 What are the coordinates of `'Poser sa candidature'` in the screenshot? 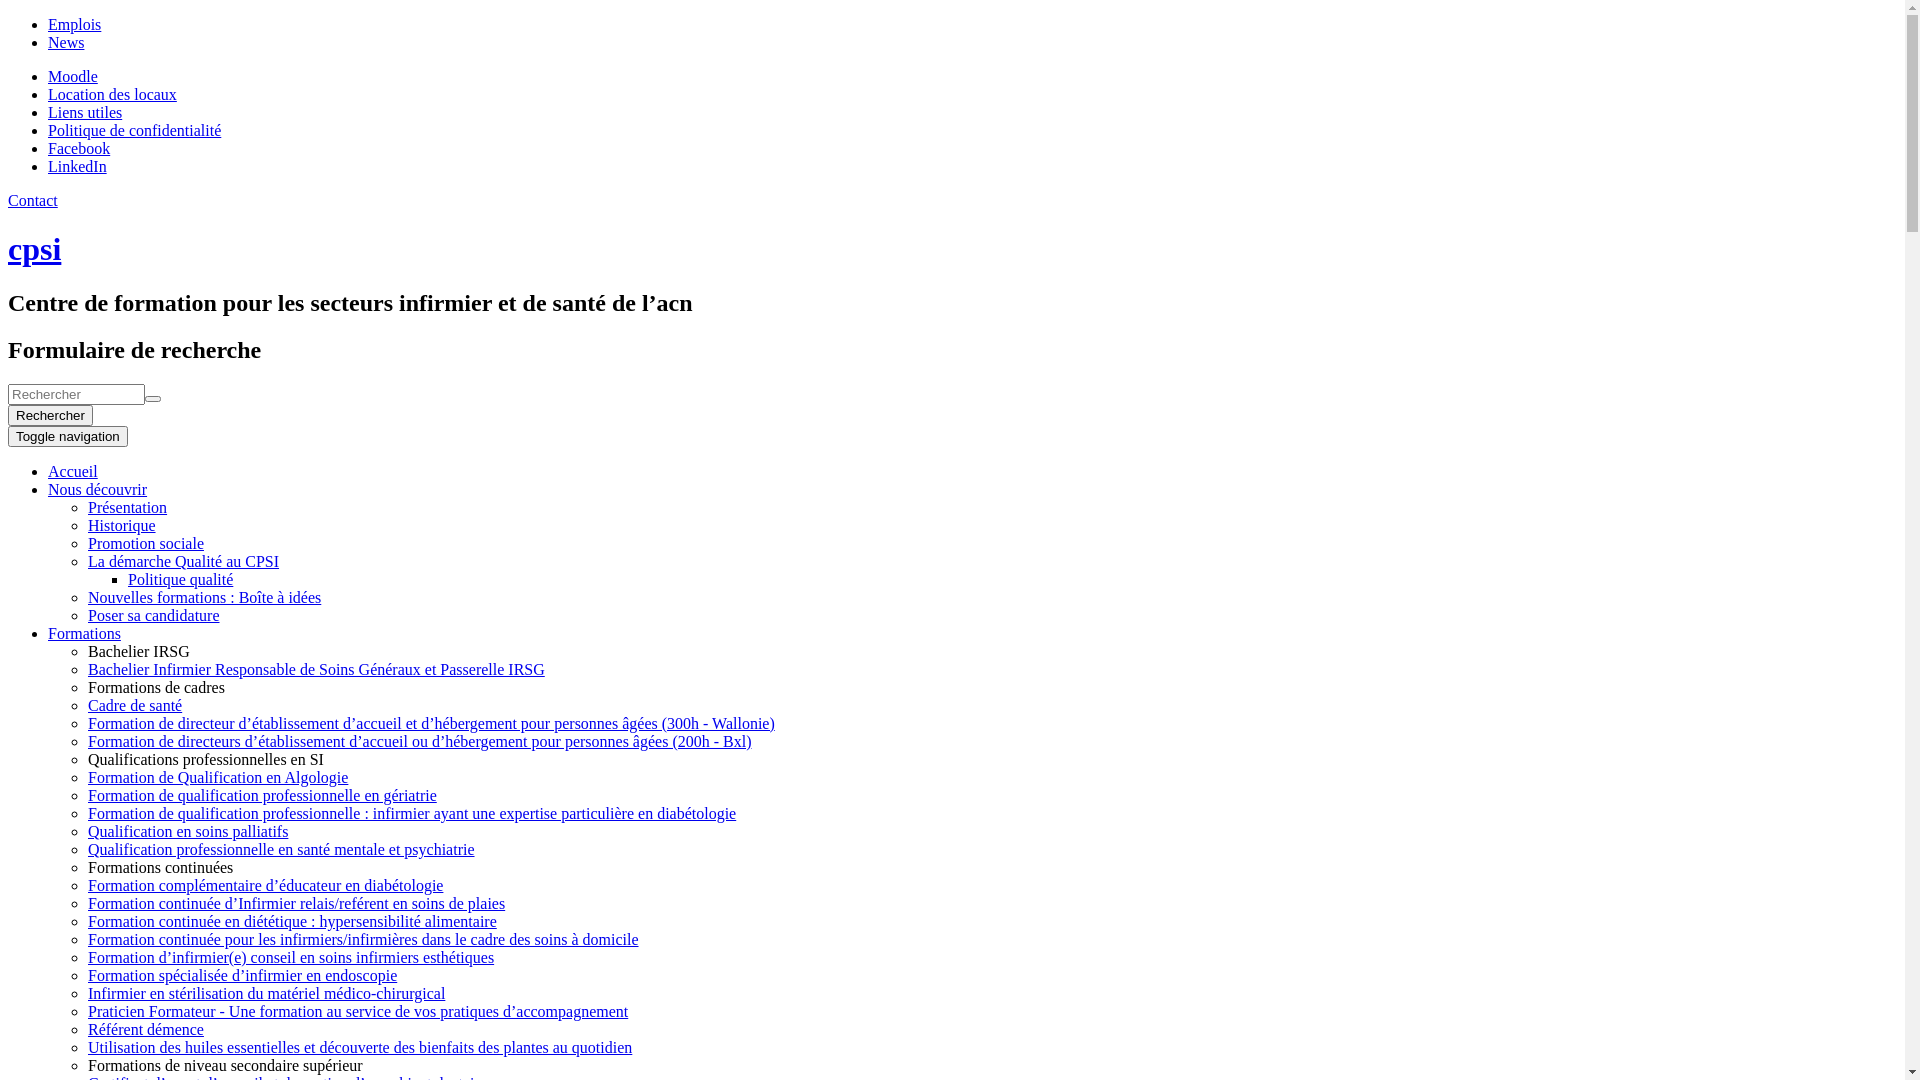 It's located at (86, 614).